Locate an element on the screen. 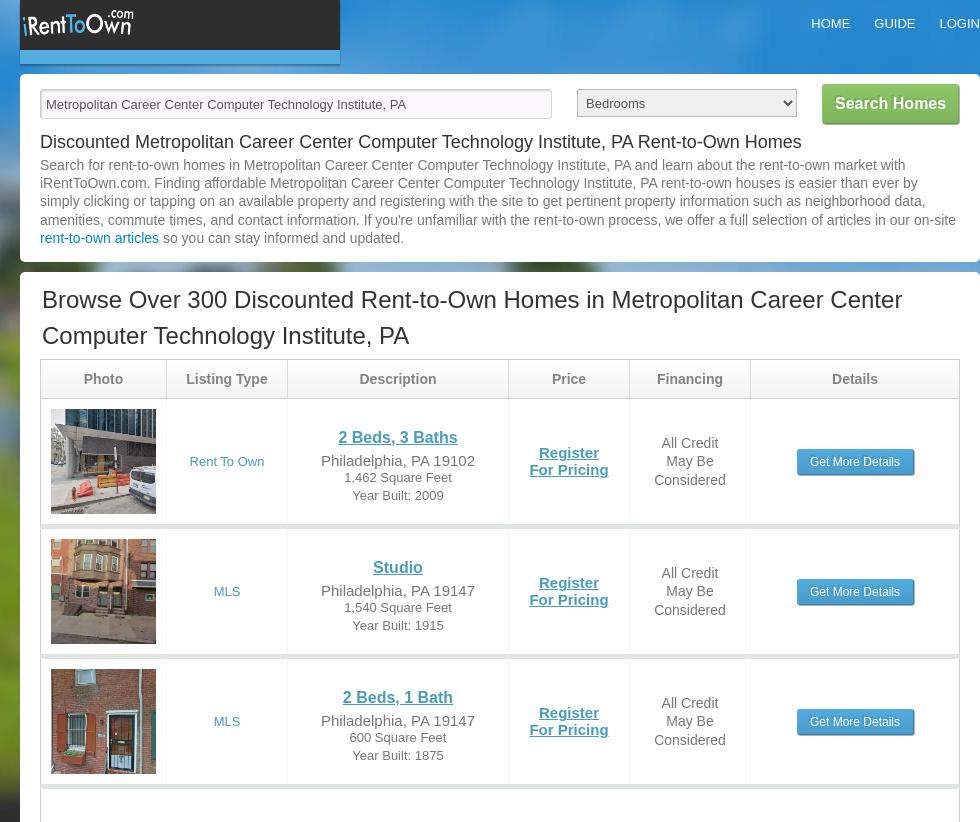  'Home' is located at coordinates (811, 22).